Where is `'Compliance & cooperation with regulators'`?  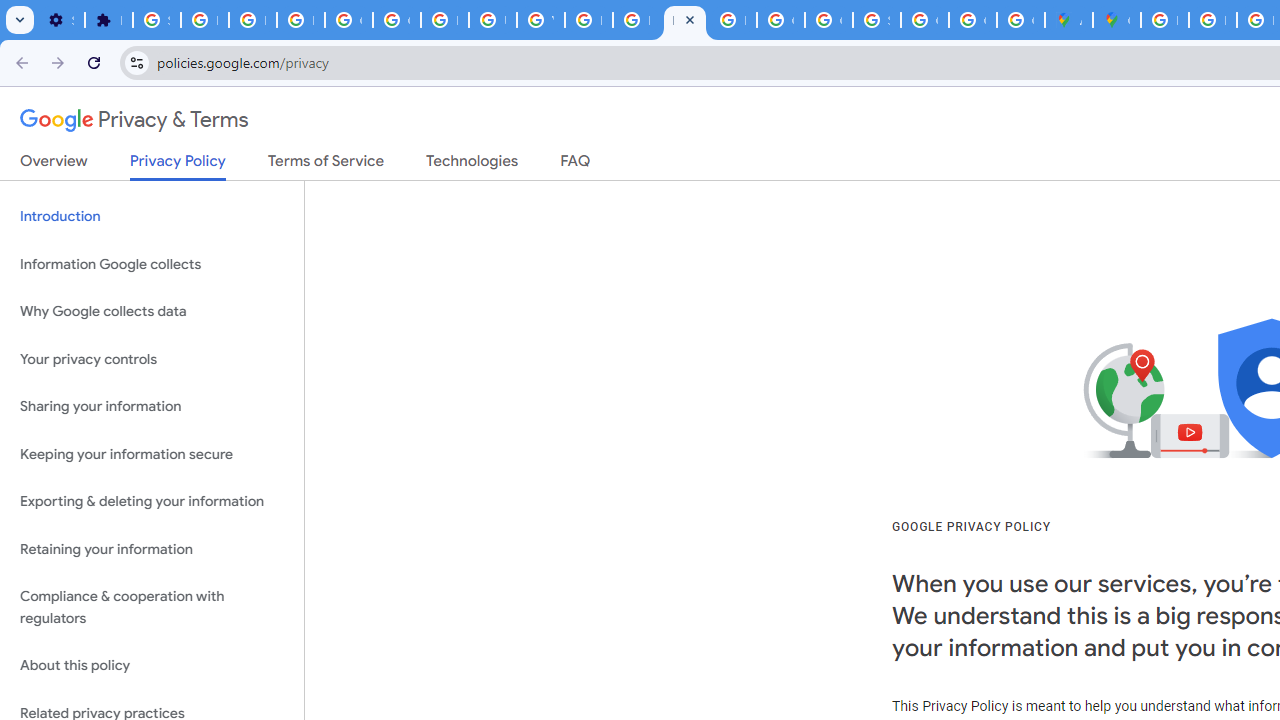
'Compliance & cooperation with regulators' is located at coordinates (151, 607).